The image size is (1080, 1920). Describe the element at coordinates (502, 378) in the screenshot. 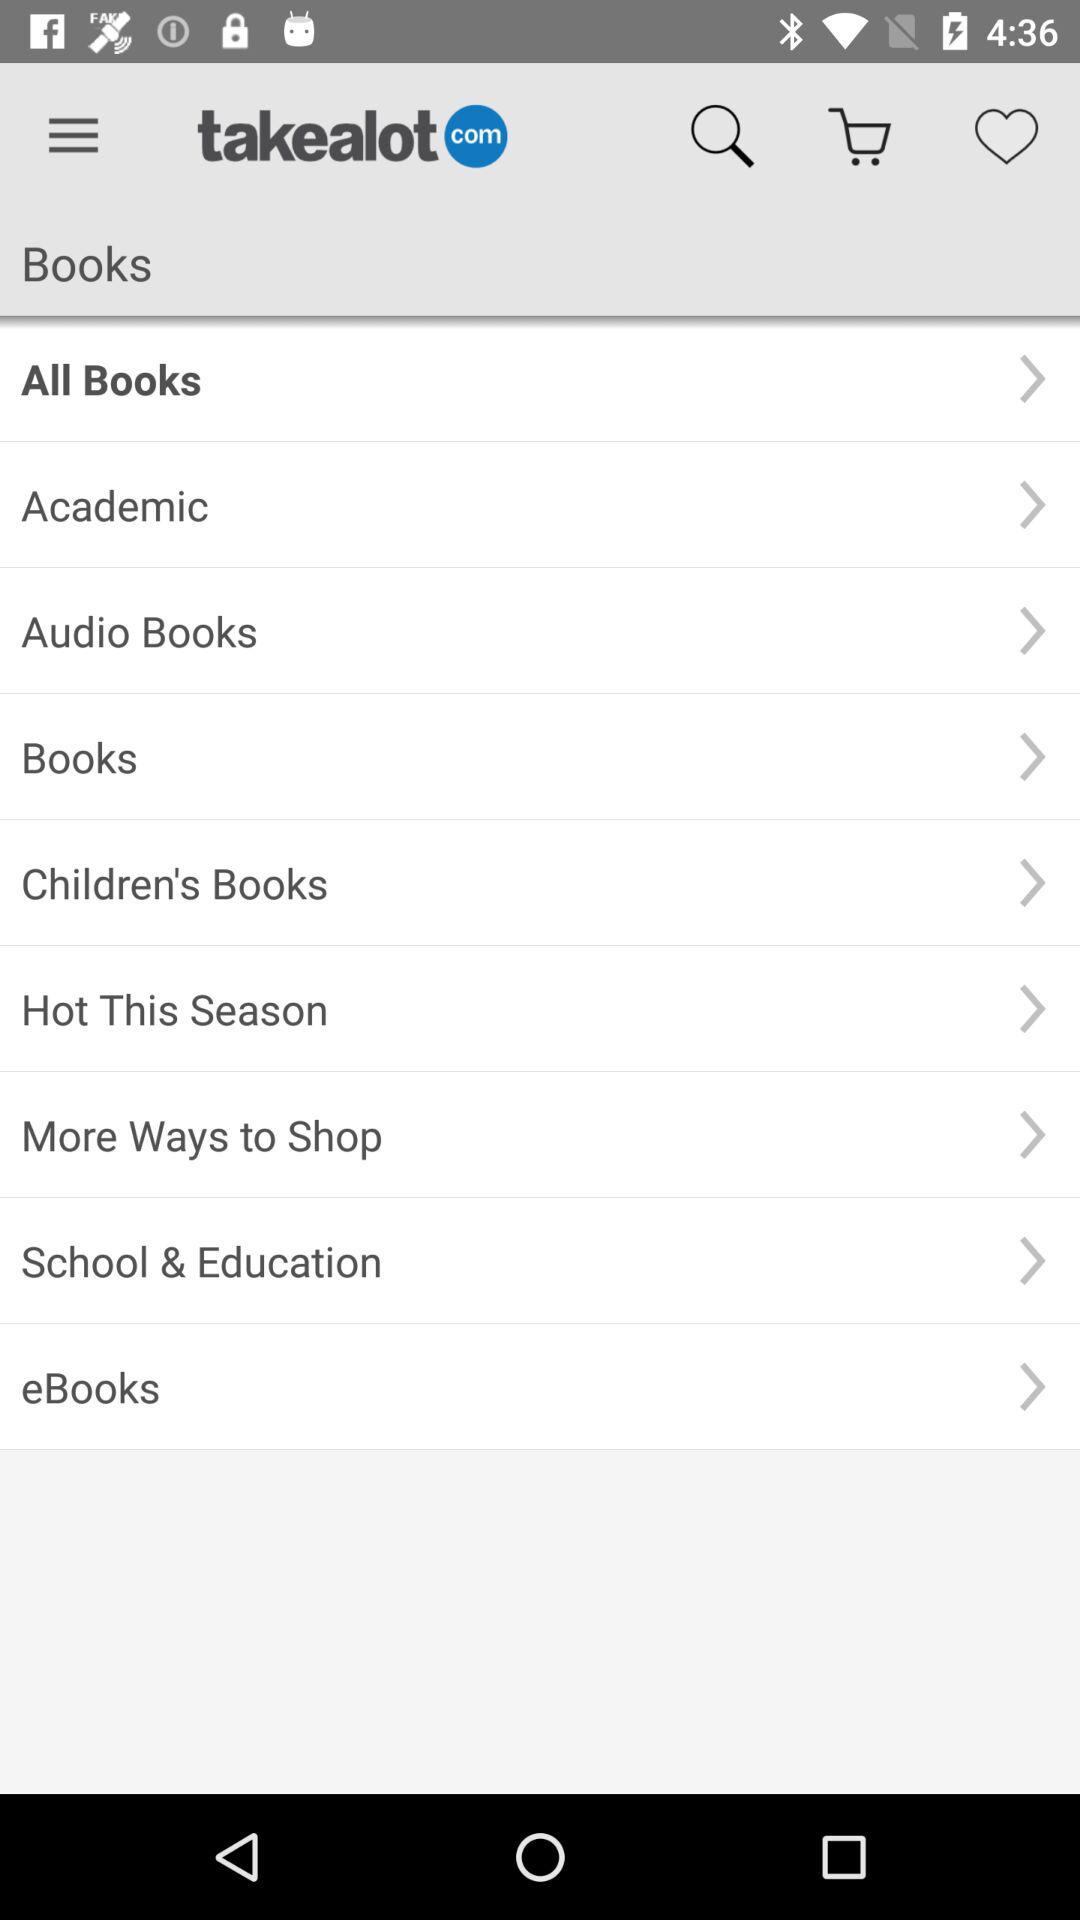

I see `the icon above academic item` at that location.